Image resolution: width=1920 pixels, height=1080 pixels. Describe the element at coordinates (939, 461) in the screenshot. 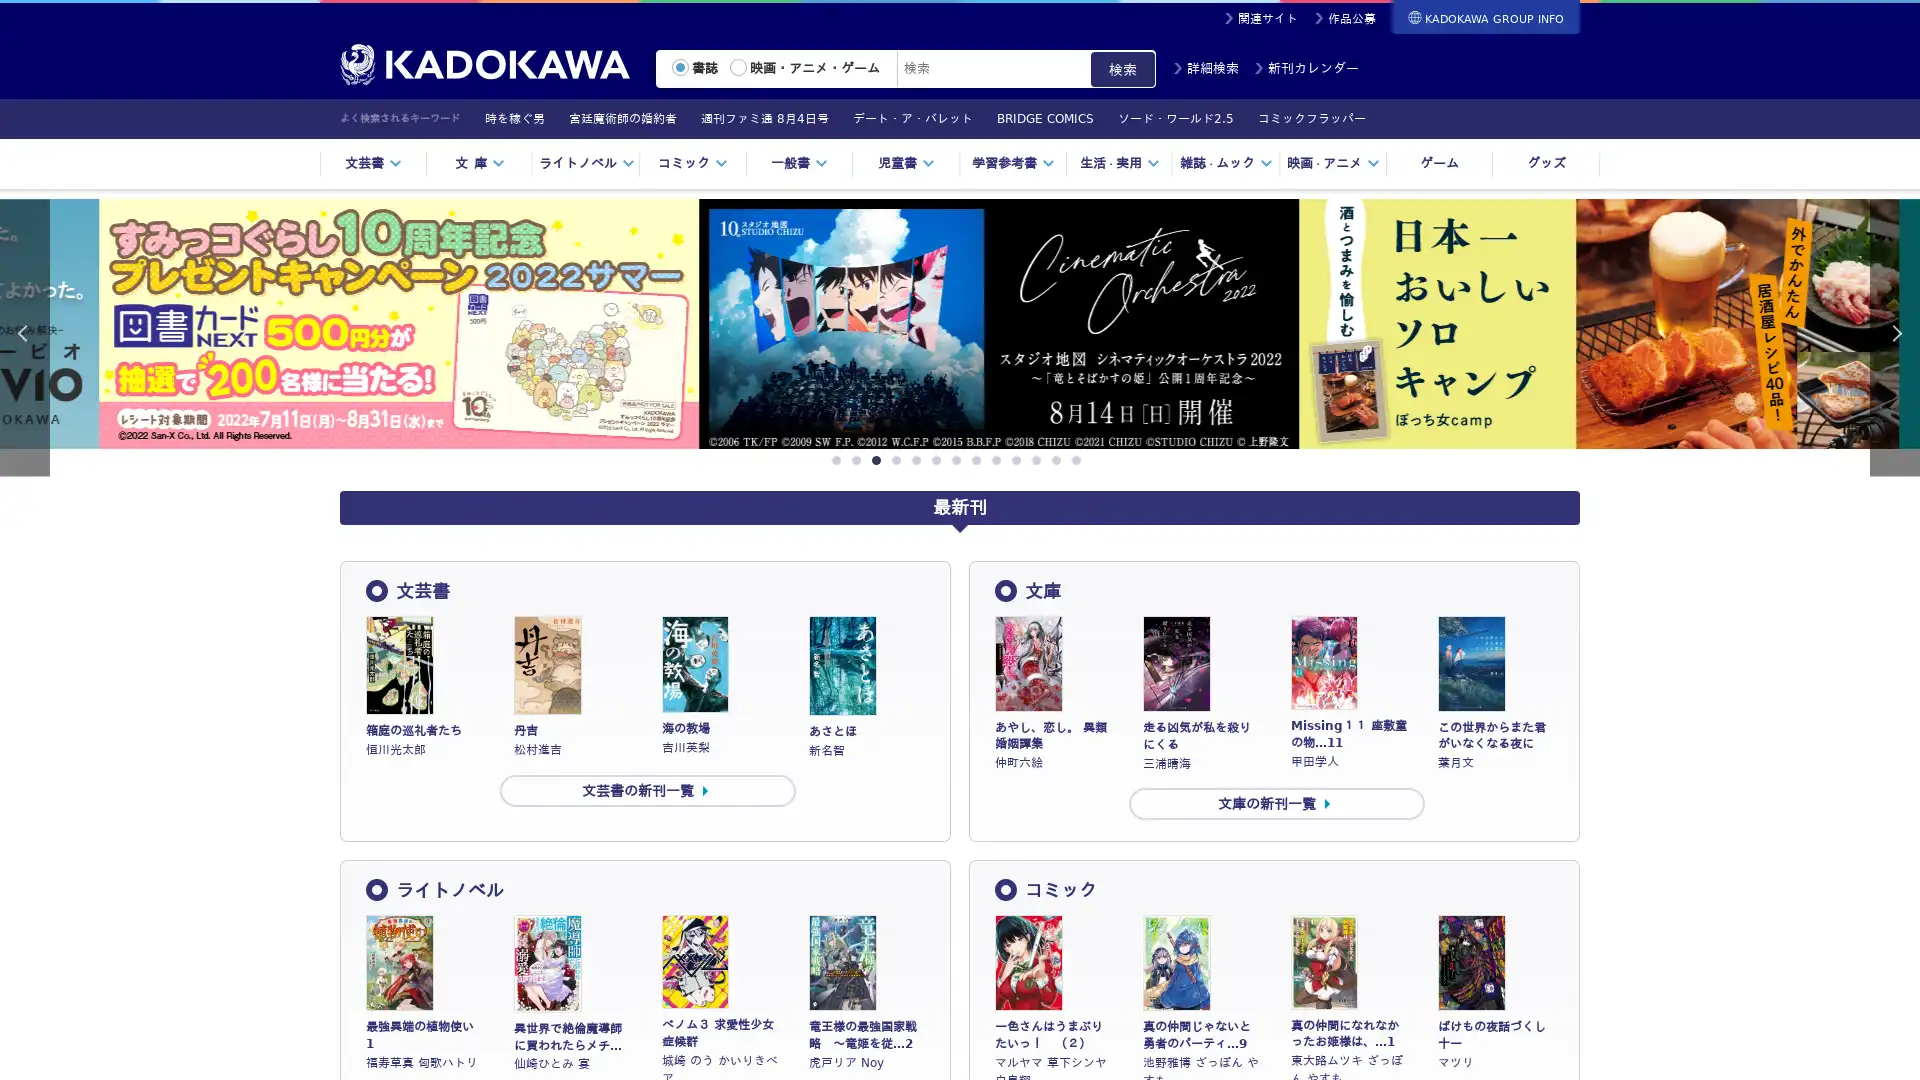

I see `6` at that location.